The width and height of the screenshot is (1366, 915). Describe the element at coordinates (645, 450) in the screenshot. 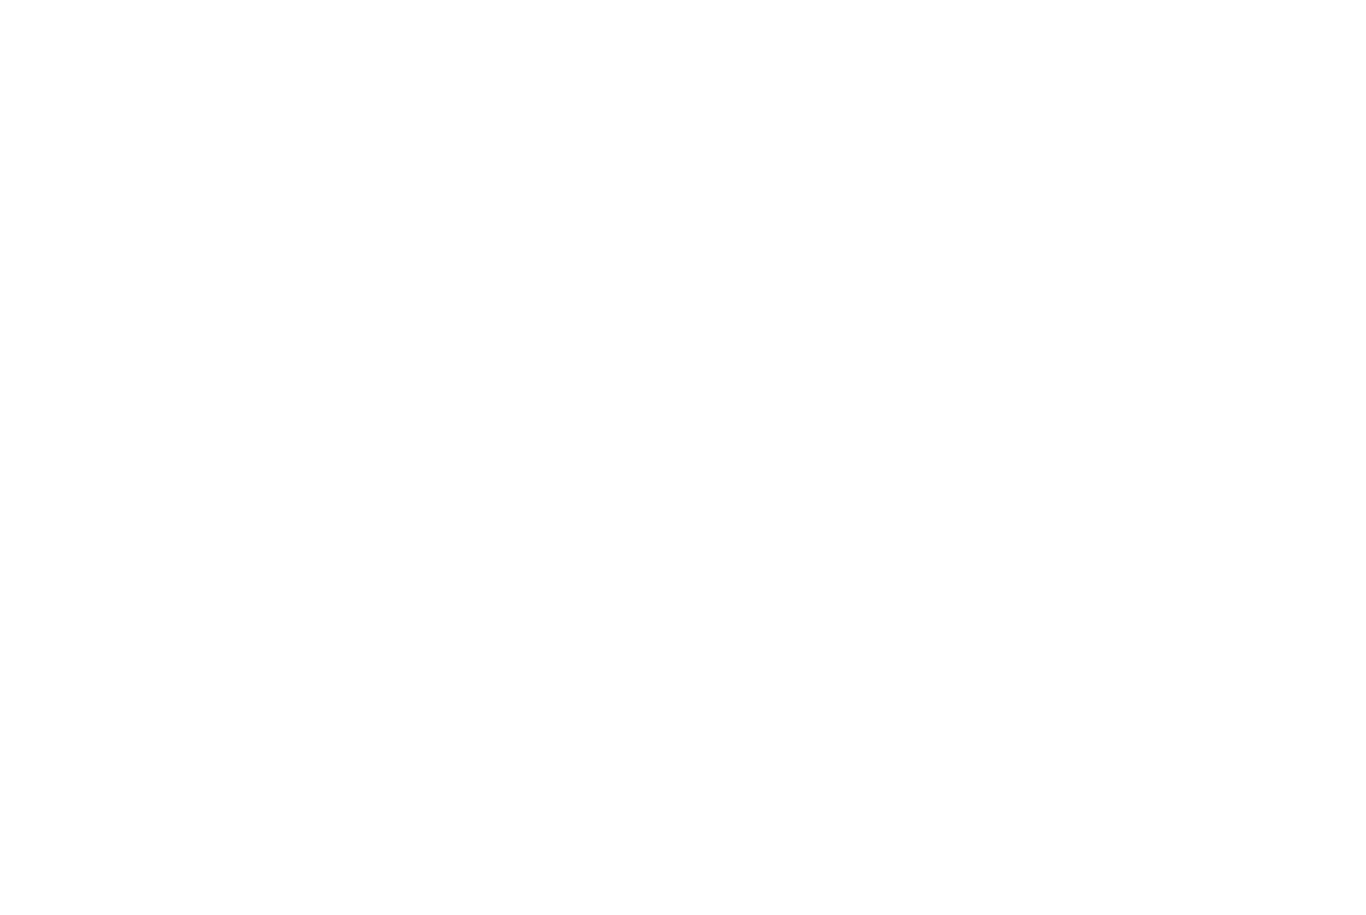

I see `'Recruitment'` at that location.